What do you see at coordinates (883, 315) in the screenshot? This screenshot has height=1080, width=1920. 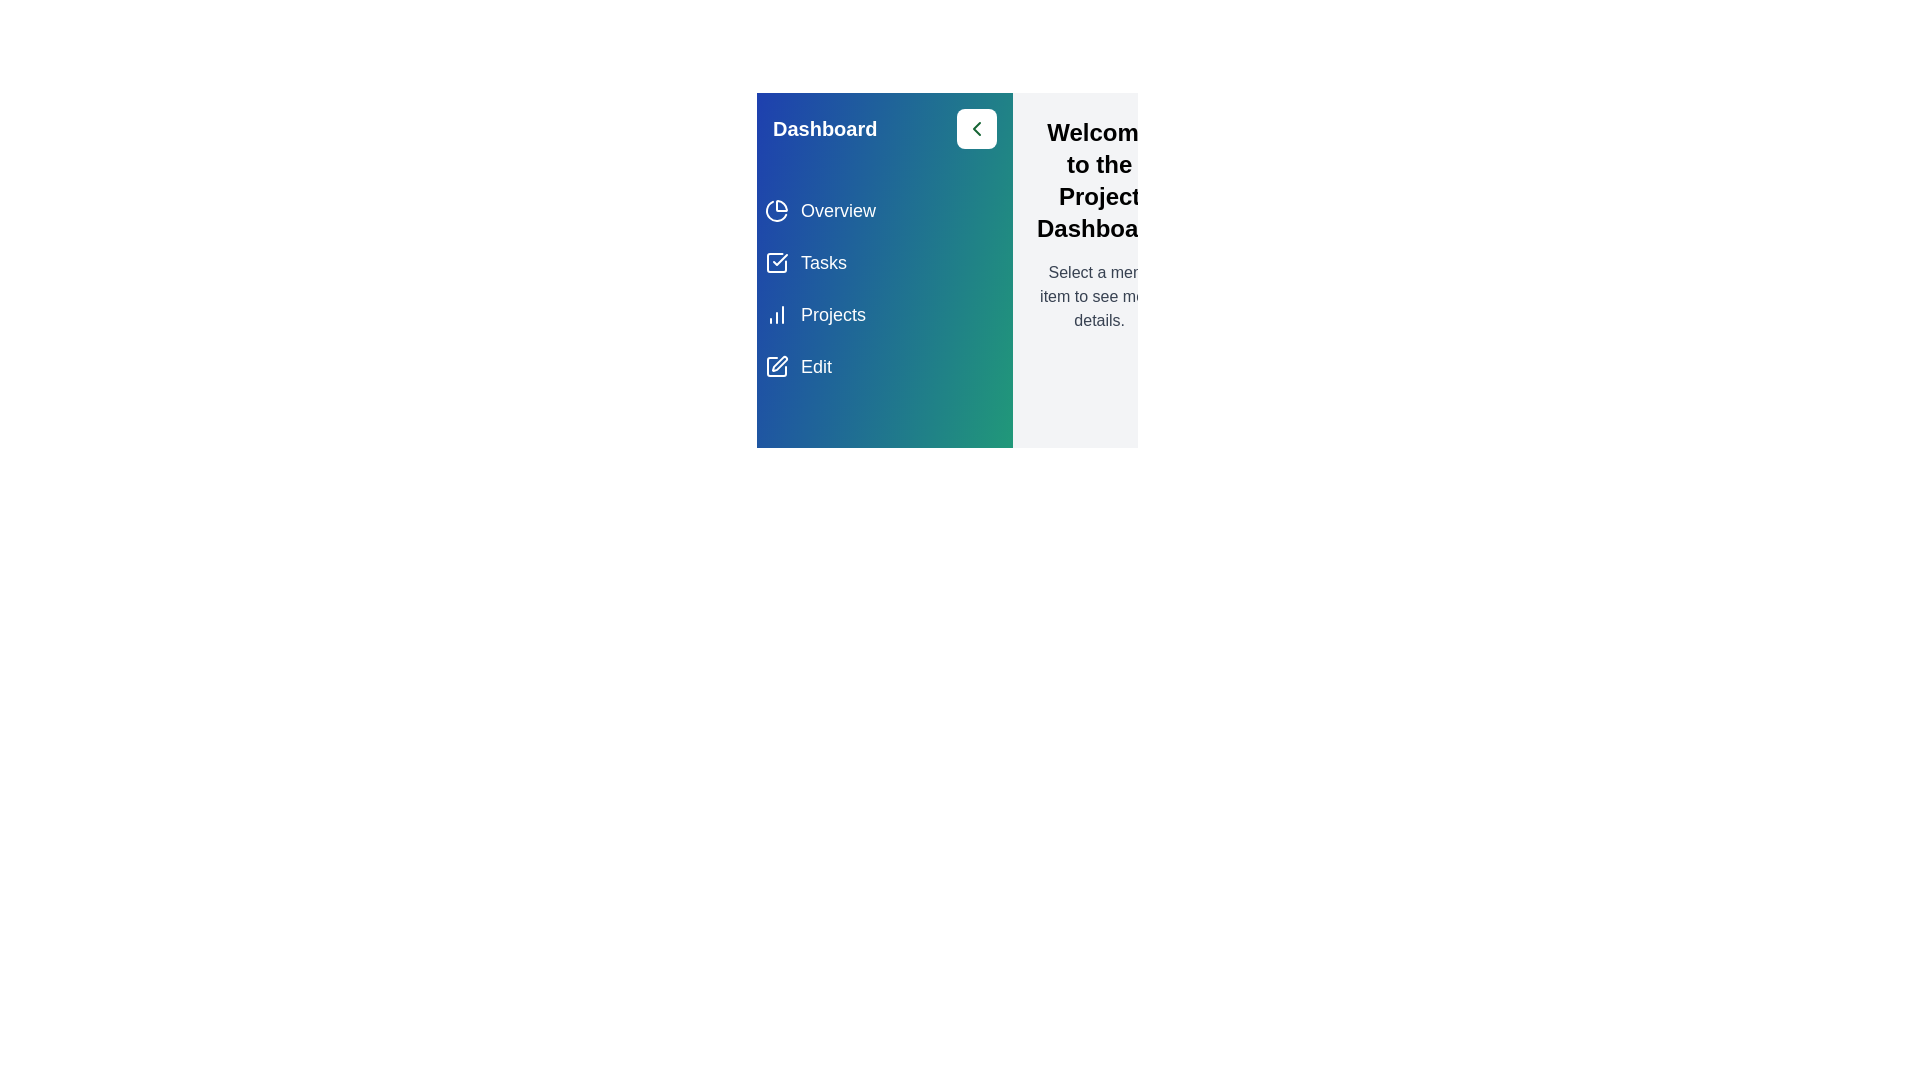 I see `the menu item Projects to observe the hover effect` at bounding box center [883, 315].